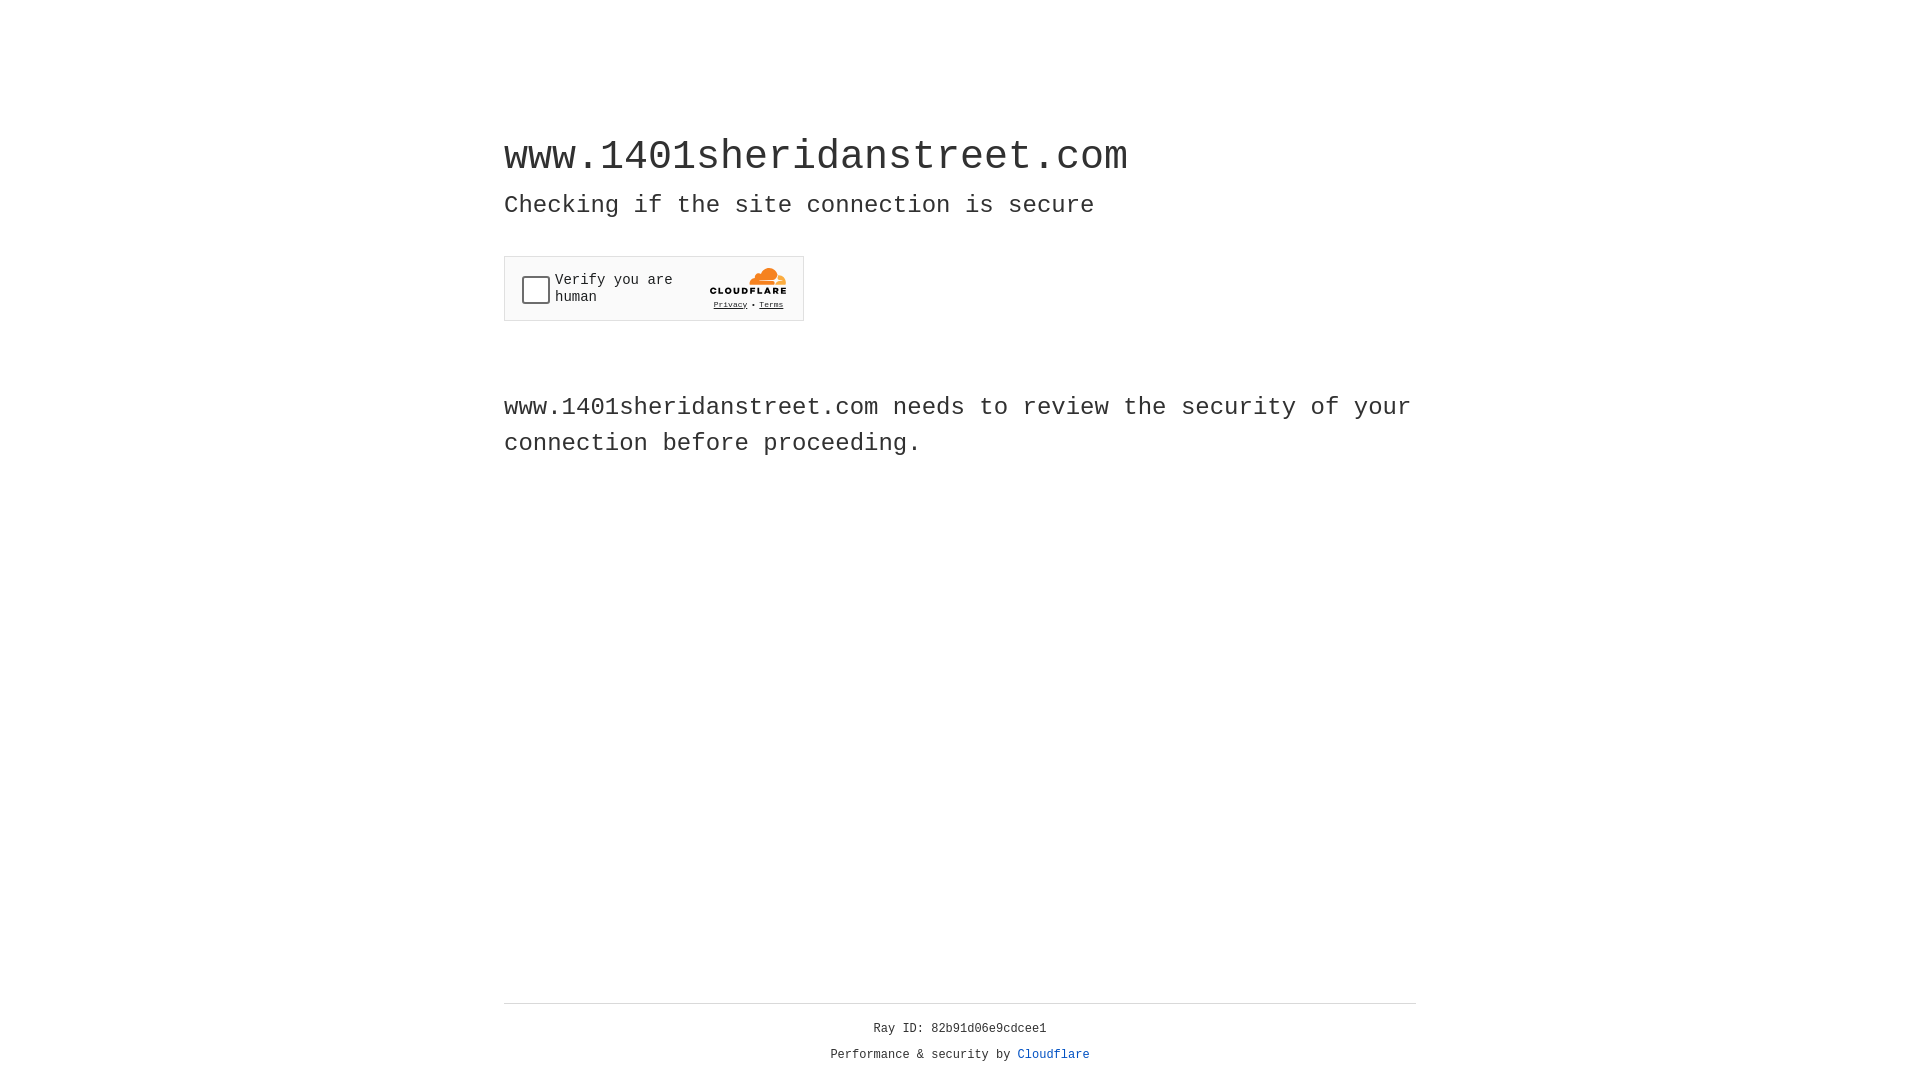 The width and height of the screenshot is (1920, 1080). I want to click on 'Cloudflare', so click(1053, 1054).